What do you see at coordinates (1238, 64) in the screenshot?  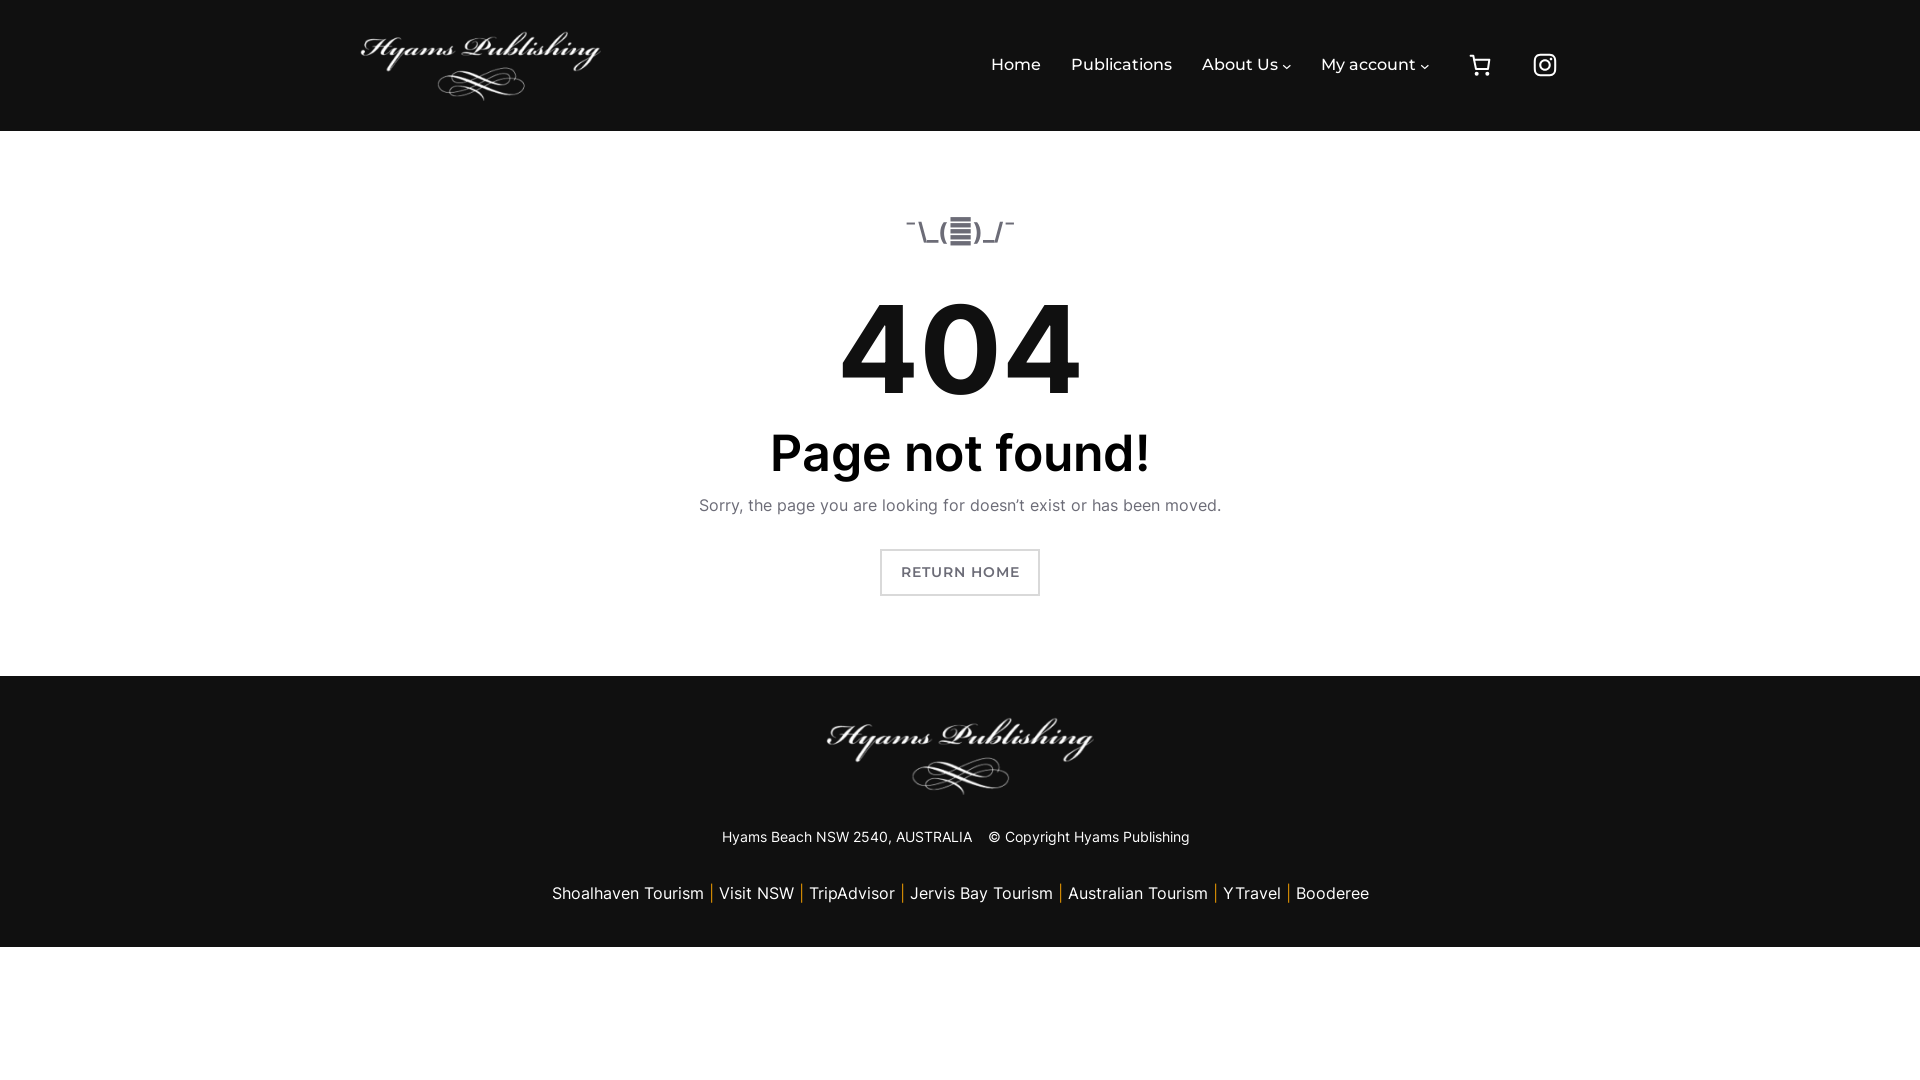 I see `'About Us'` at bounding box center [1238, 64].